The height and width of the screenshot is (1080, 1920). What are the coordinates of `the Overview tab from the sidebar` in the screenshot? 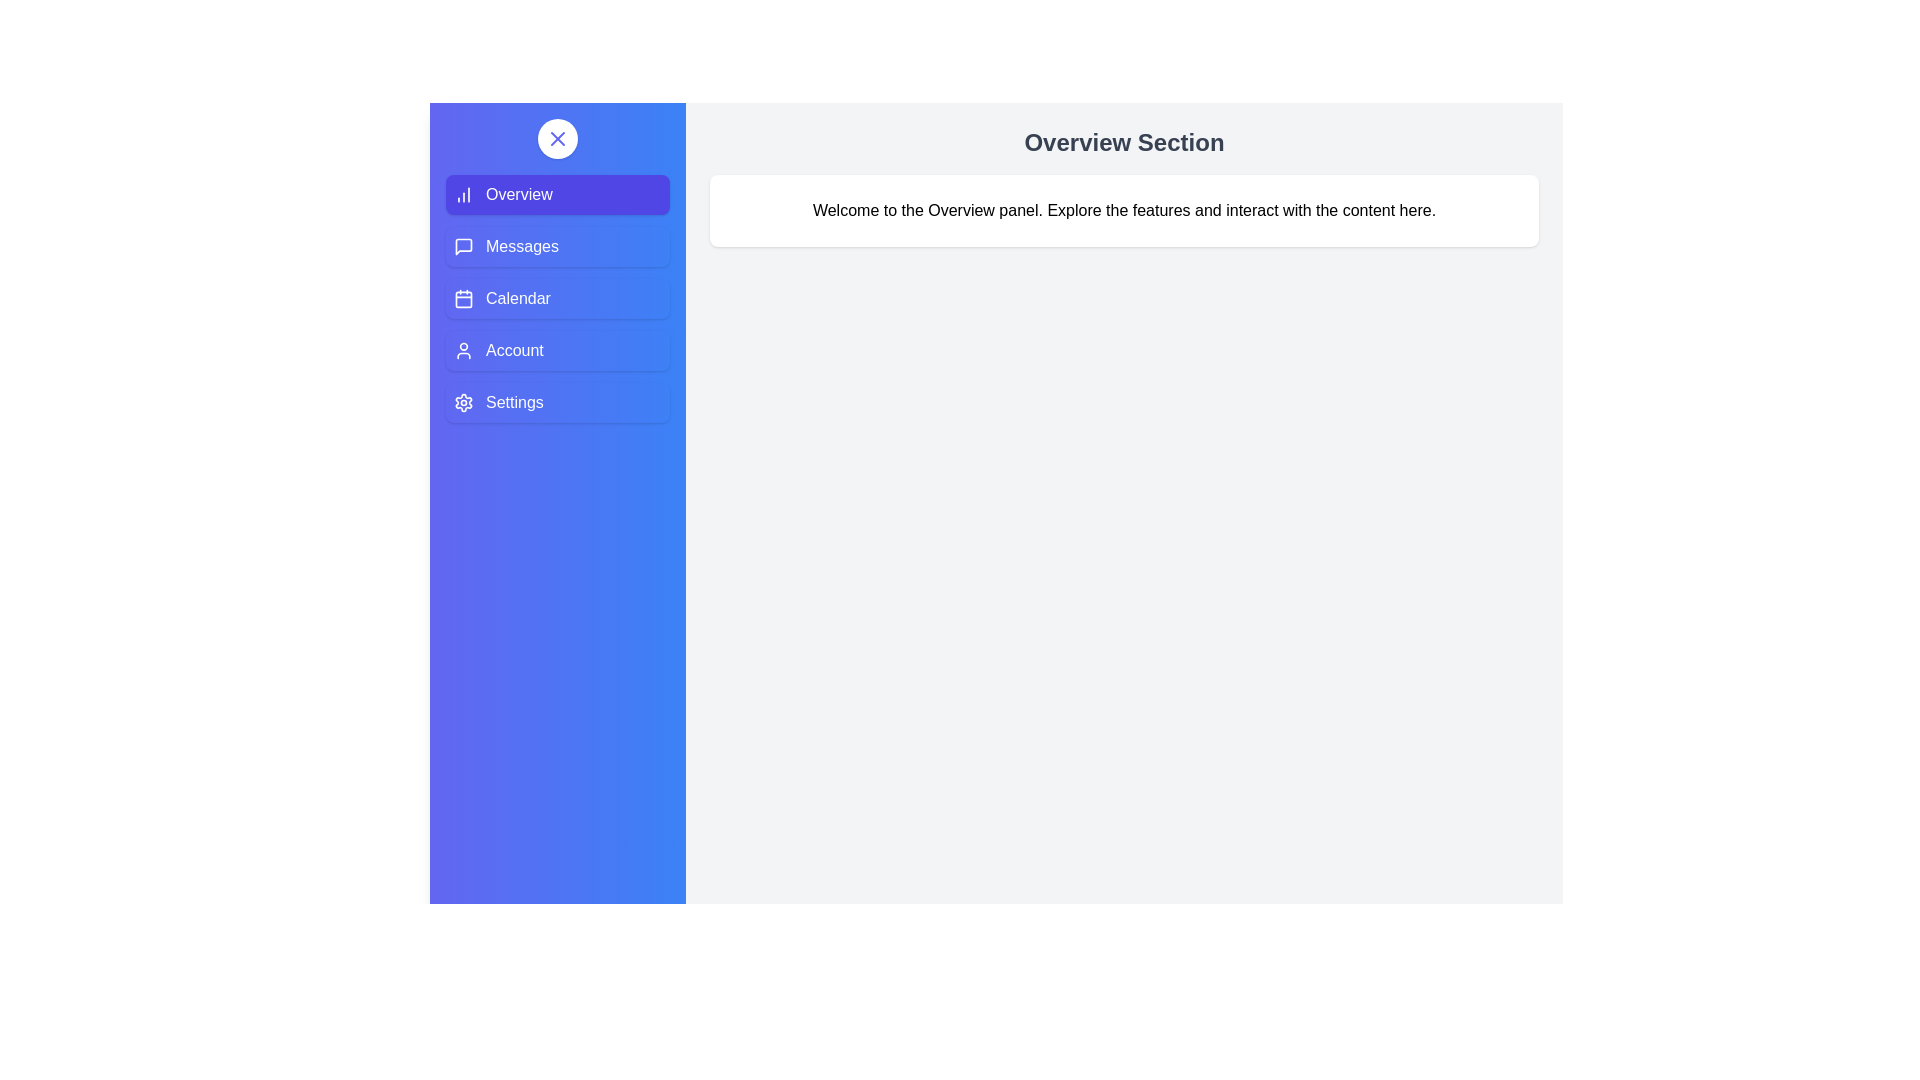 It's located at (557, 195).